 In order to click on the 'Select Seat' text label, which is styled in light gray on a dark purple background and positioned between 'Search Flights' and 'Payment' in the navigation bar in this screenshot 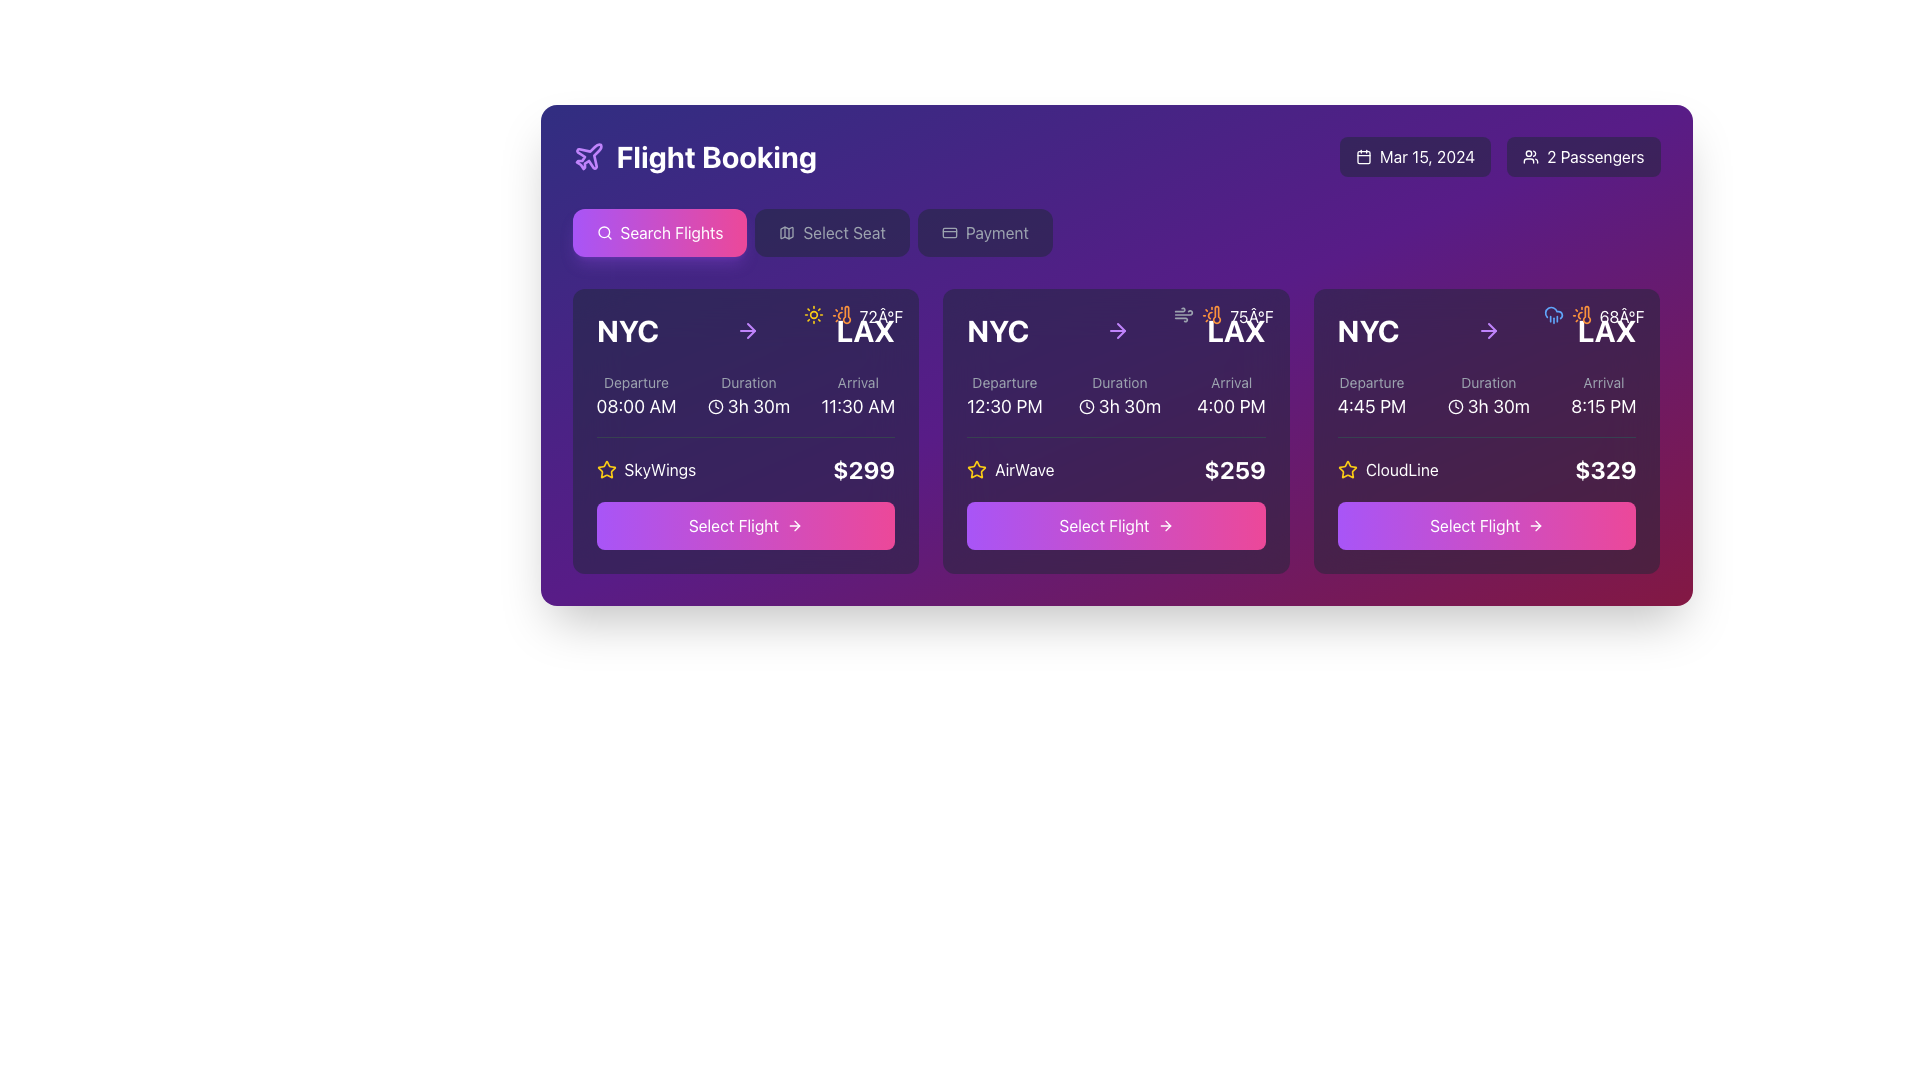, I will do `click(844, 231)`.